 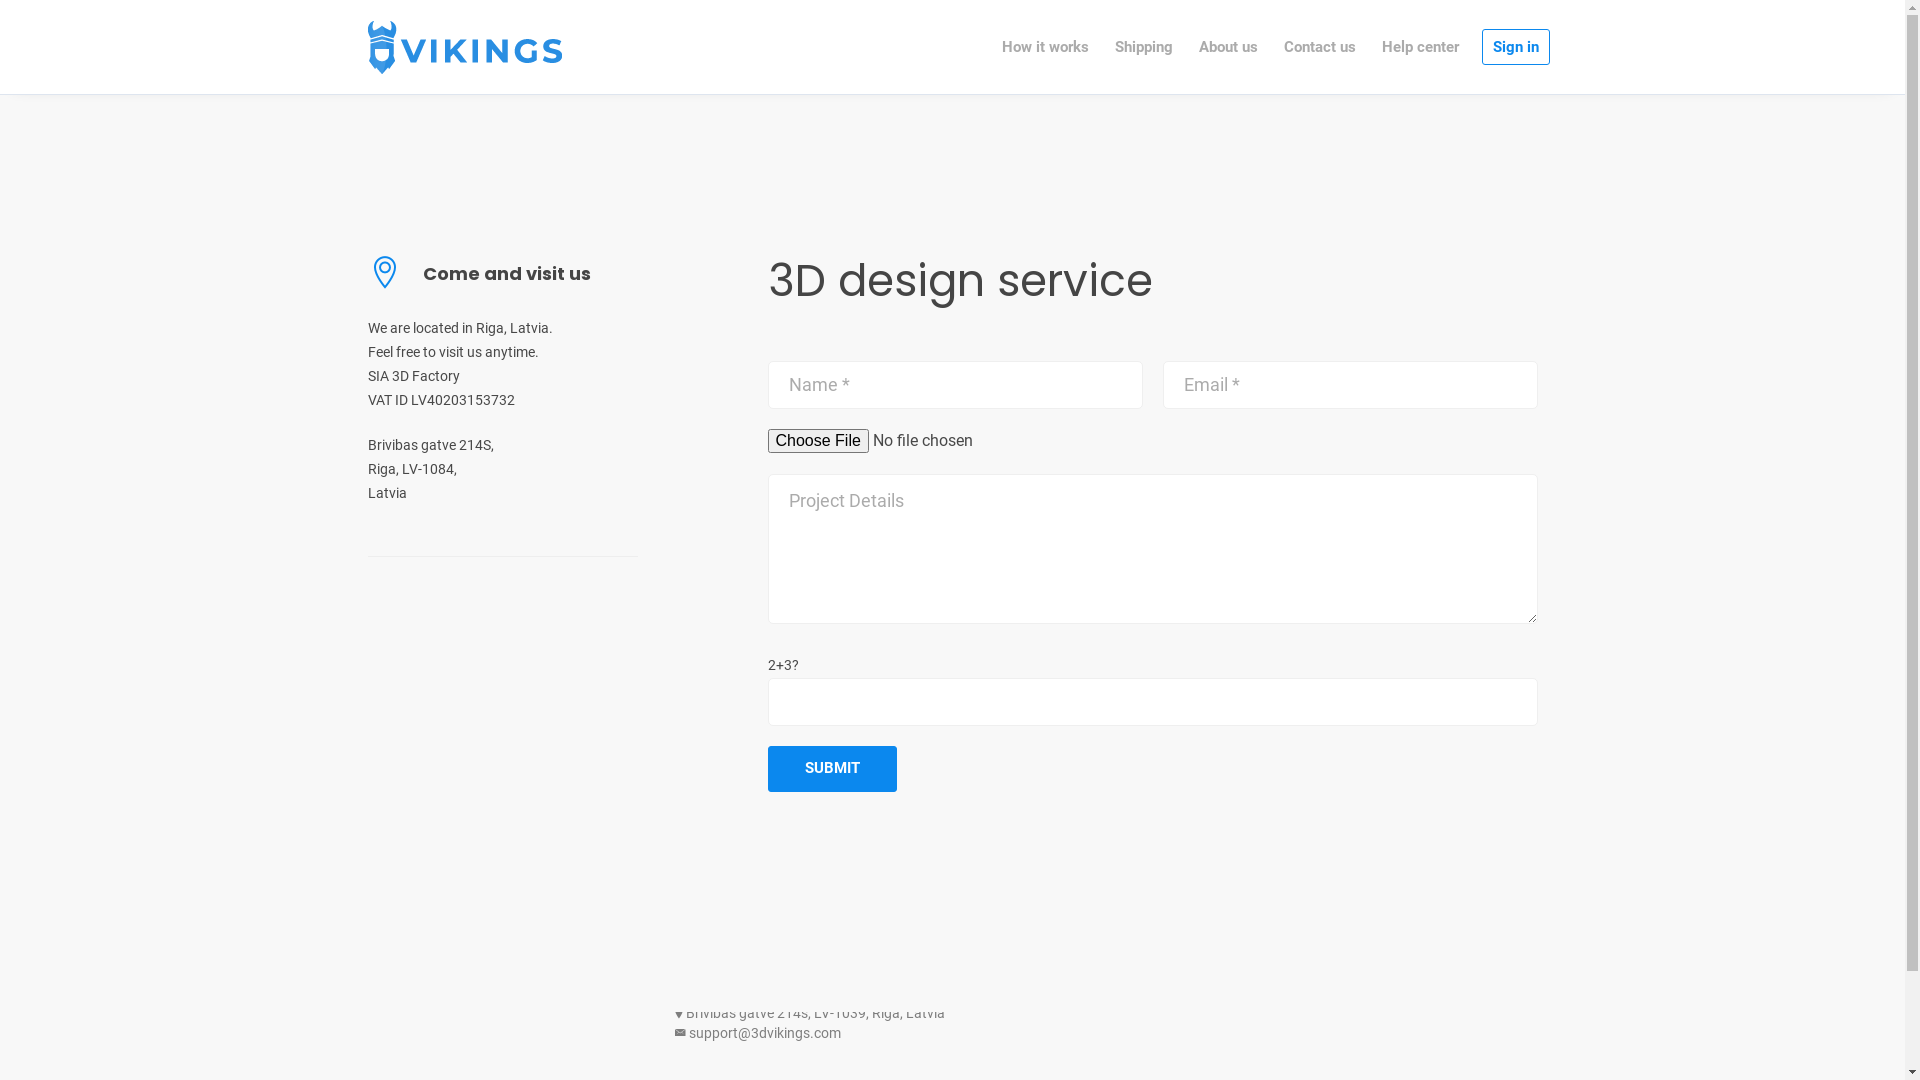 What do you see at coordinates (1045, 45) in the screenshot?
I see `'How it works'` at bounding box center [1045, 45].